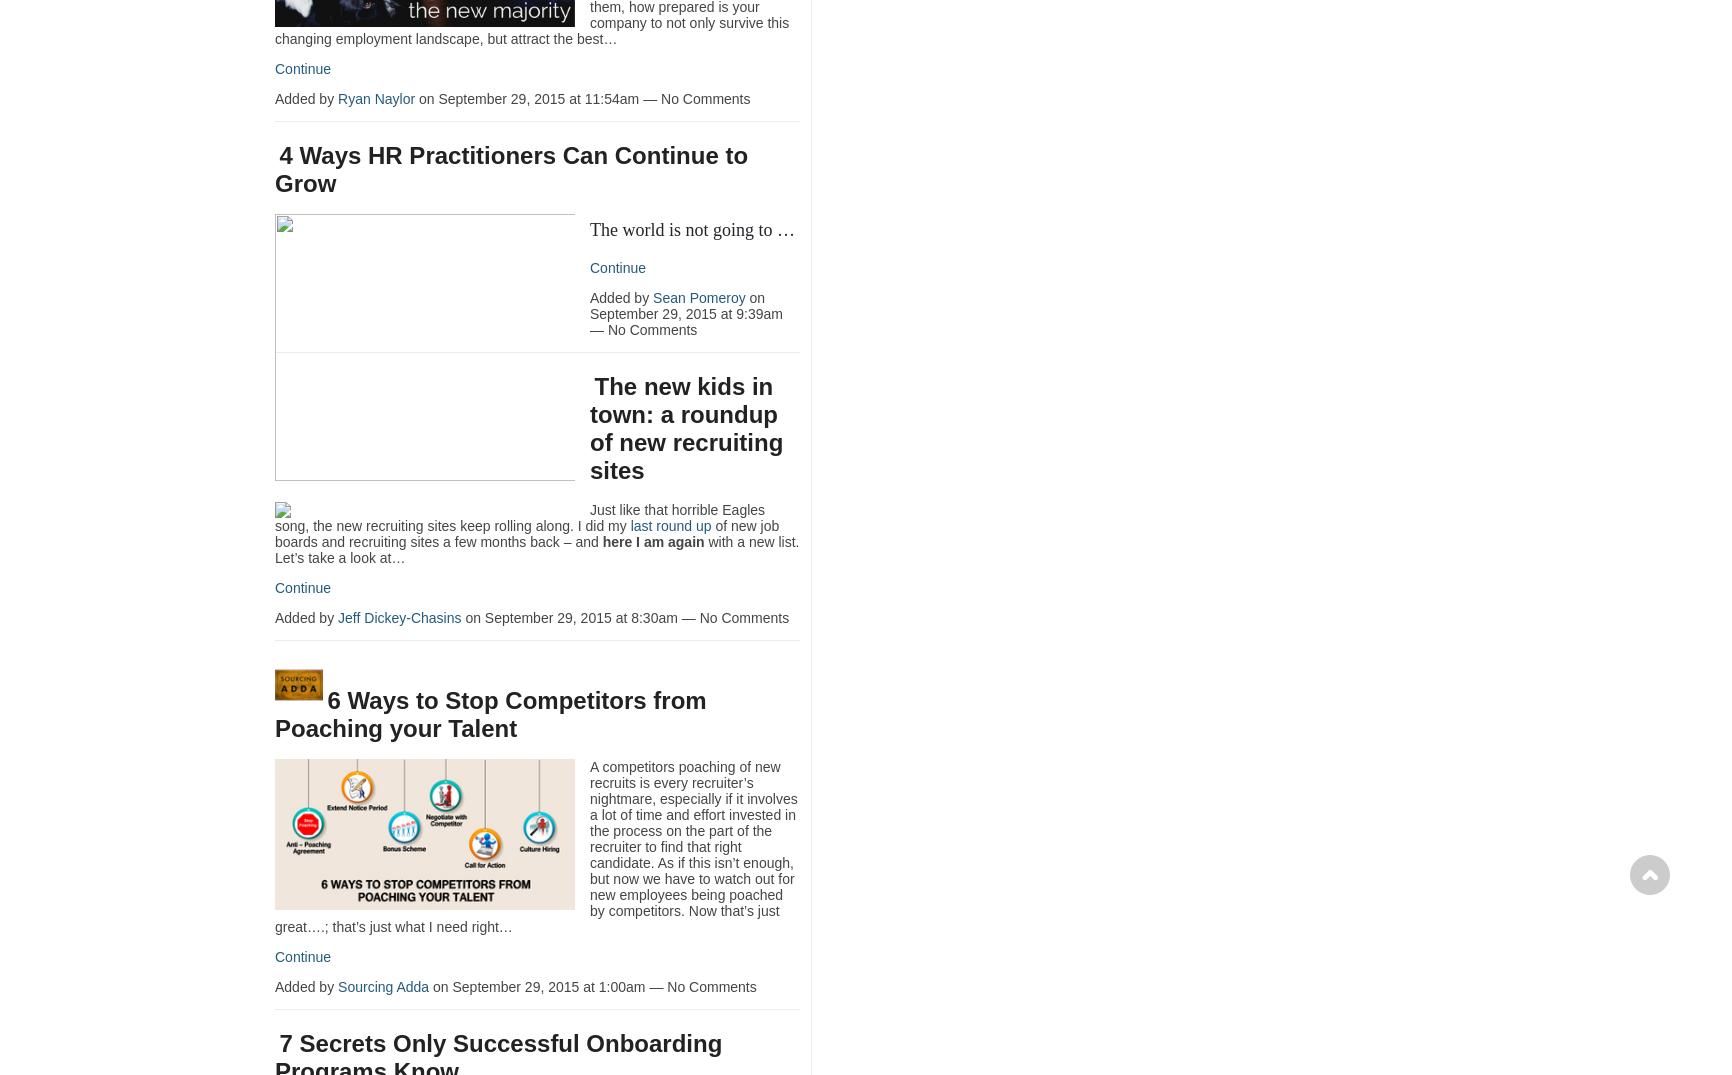 The width and height of the screenshot is (1732, 1075). I want to click on 'Jeff Dickey-Chasins', so click(398, 616).